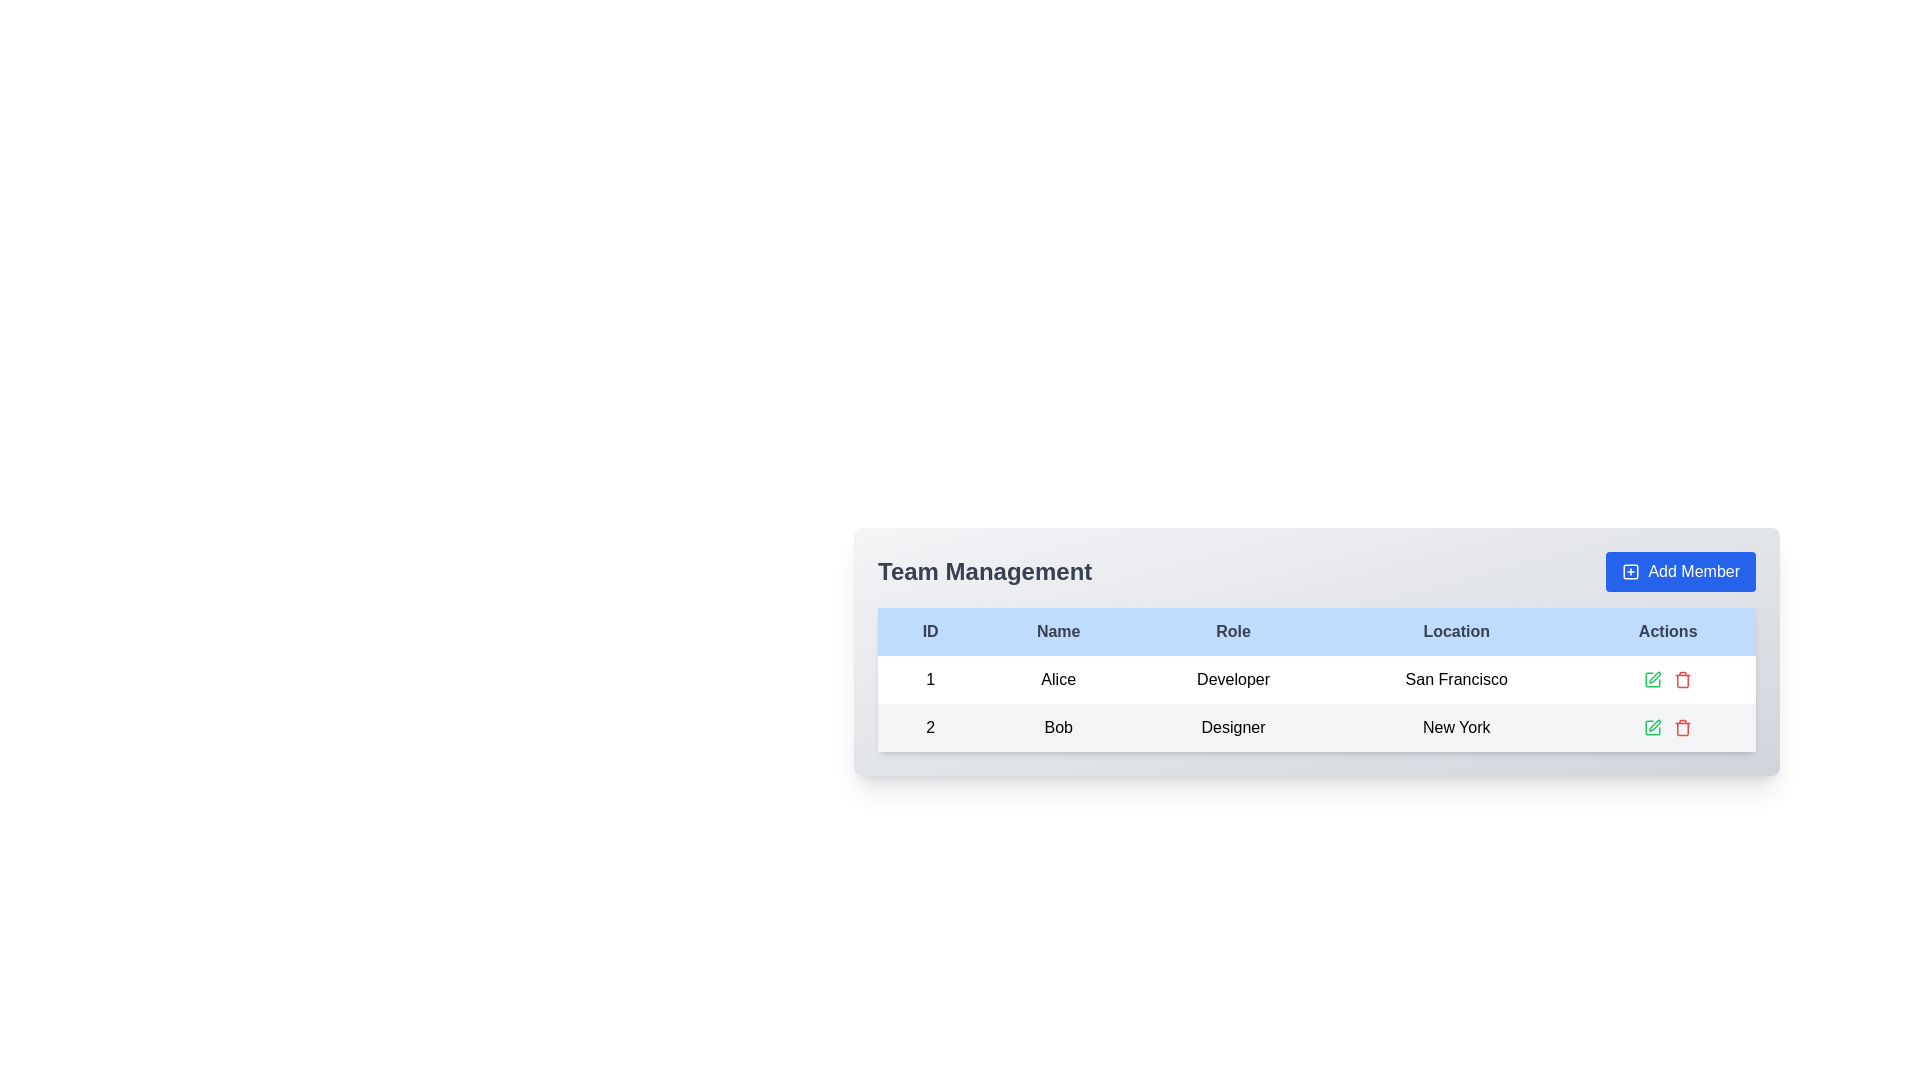 The image size is (1920, 1080). Describe the element at coordinates (929, 678) in the screenshot. I see `the Text label displaying the ID number for the entity 'Alice' in the first cell of the first row of the table beneath the 'ID' header` at that location.